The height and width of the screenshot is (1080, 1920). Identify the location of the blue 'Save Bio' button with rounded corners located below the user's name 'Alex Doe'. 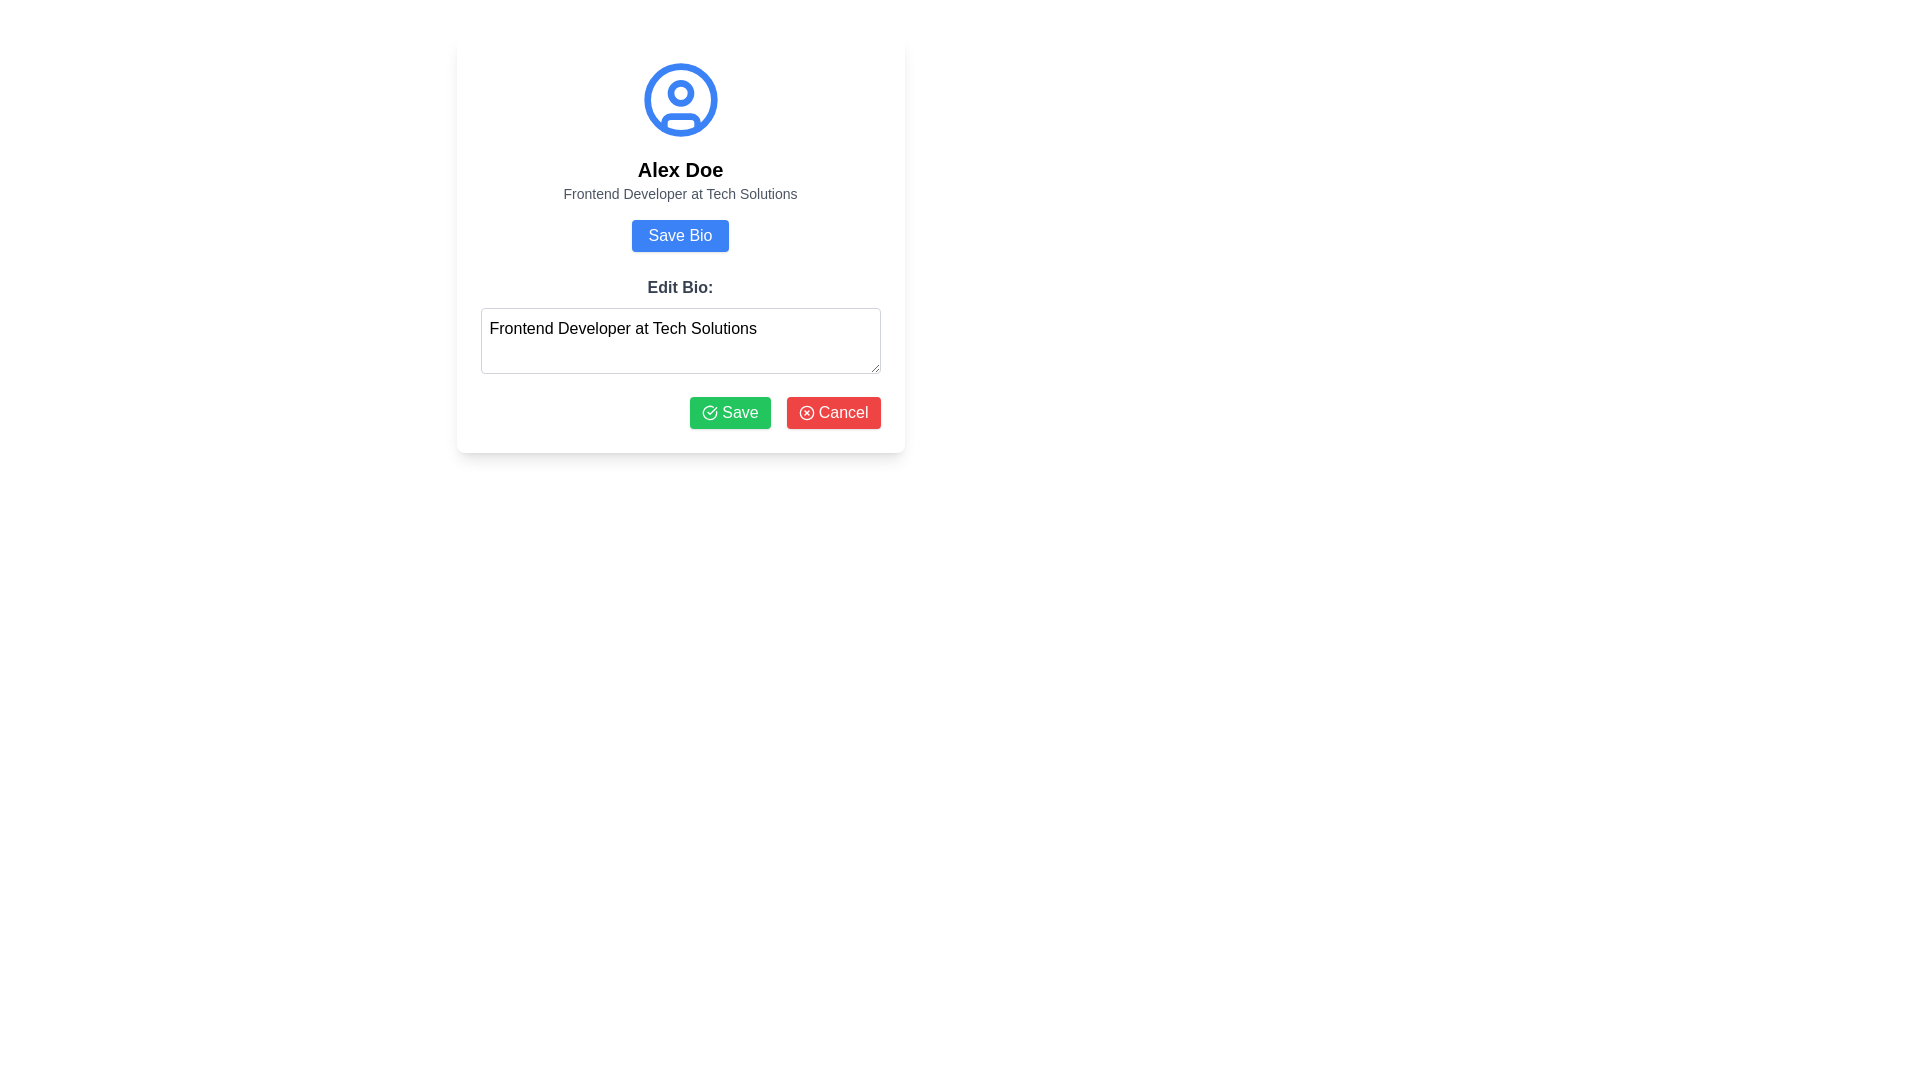
(680, 243).